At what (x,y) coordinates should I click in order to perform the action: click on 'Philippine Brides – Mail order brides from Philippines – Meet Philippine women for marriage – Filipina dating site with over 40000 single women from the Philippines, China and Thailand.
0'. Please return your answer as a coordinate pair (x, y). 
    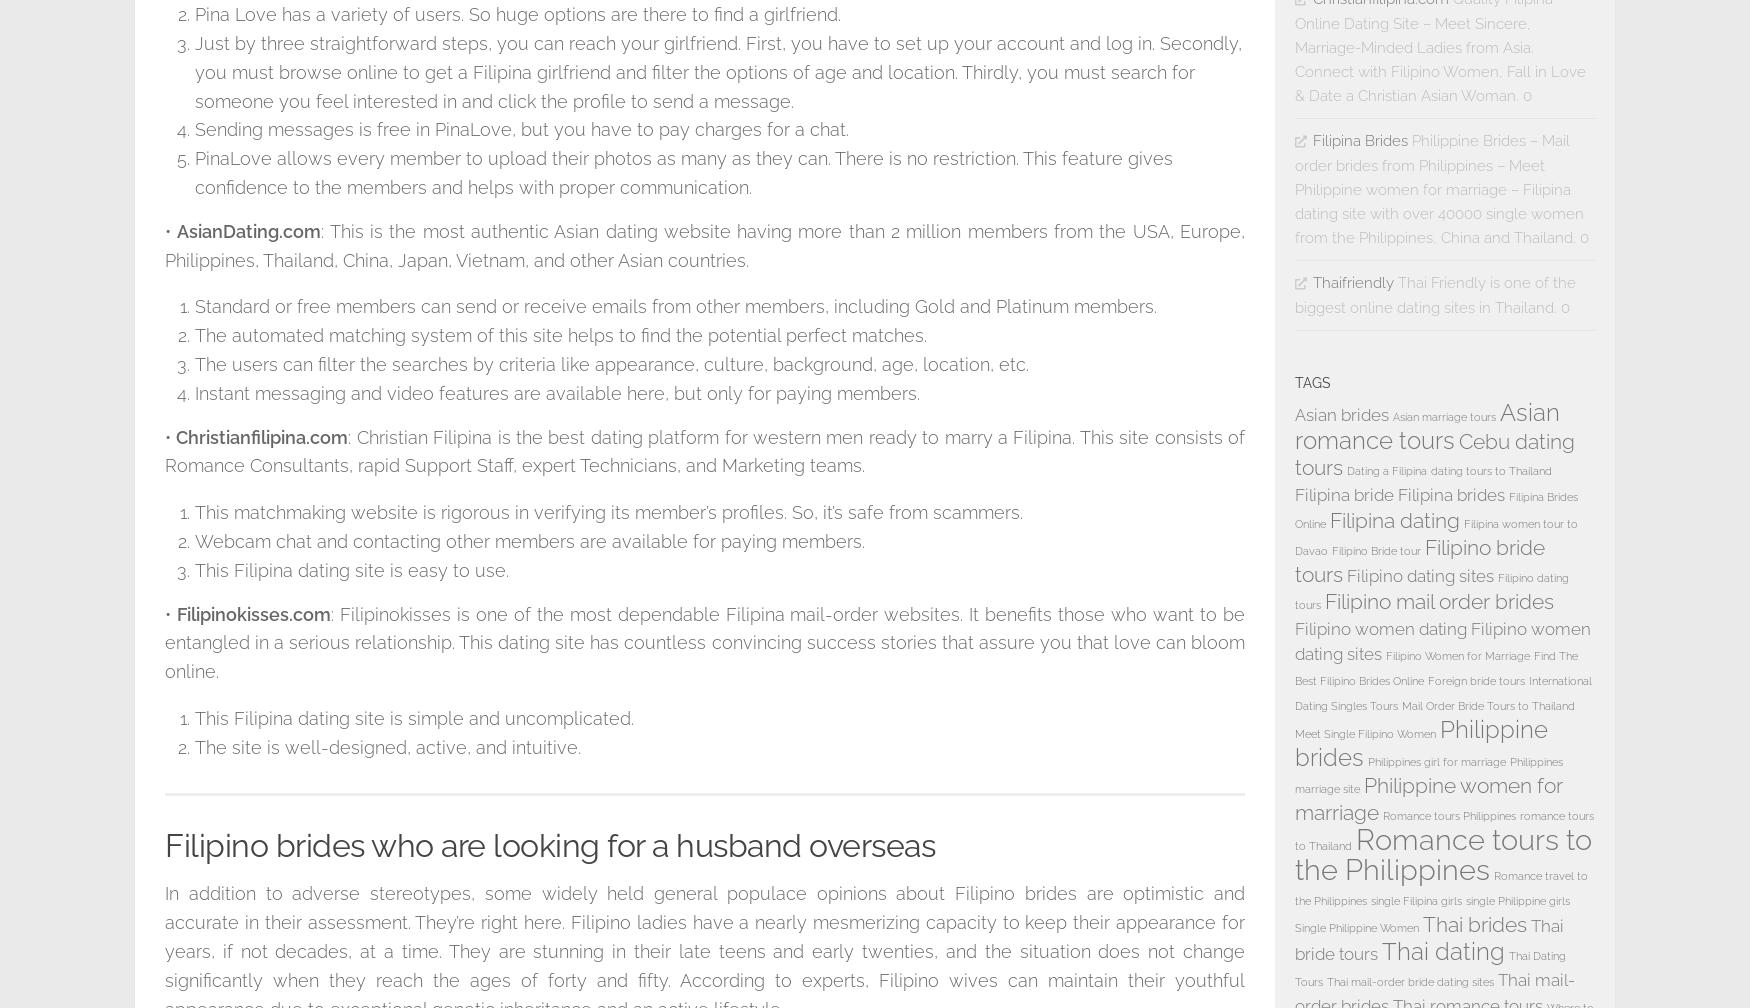
    Looking at the image, I should click on (1442, 188).